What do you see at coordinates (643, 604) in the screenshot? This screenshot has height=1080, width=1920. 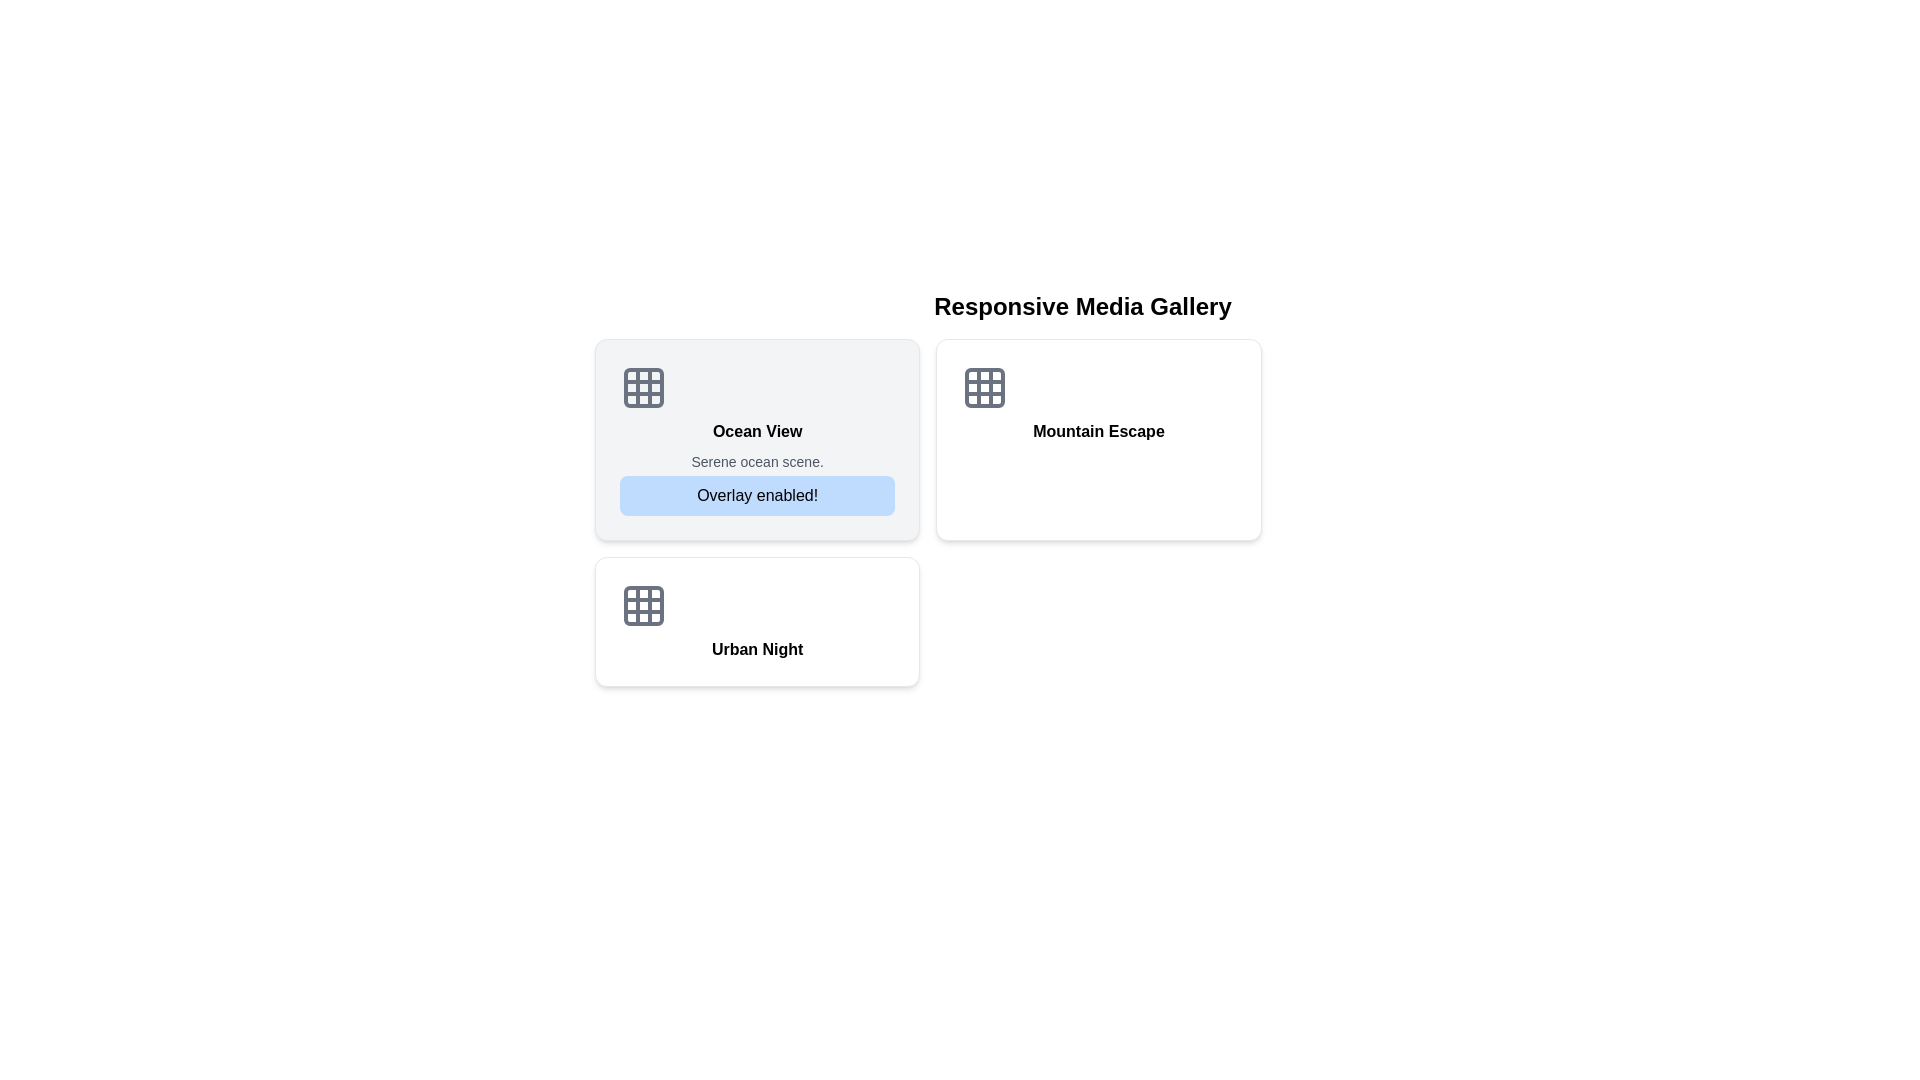 I see `the Icon component located in the center of the 3x3 grid layout within the 'Urban Night' group in the lower-left section of the interface` at bounding box center [643, 604].